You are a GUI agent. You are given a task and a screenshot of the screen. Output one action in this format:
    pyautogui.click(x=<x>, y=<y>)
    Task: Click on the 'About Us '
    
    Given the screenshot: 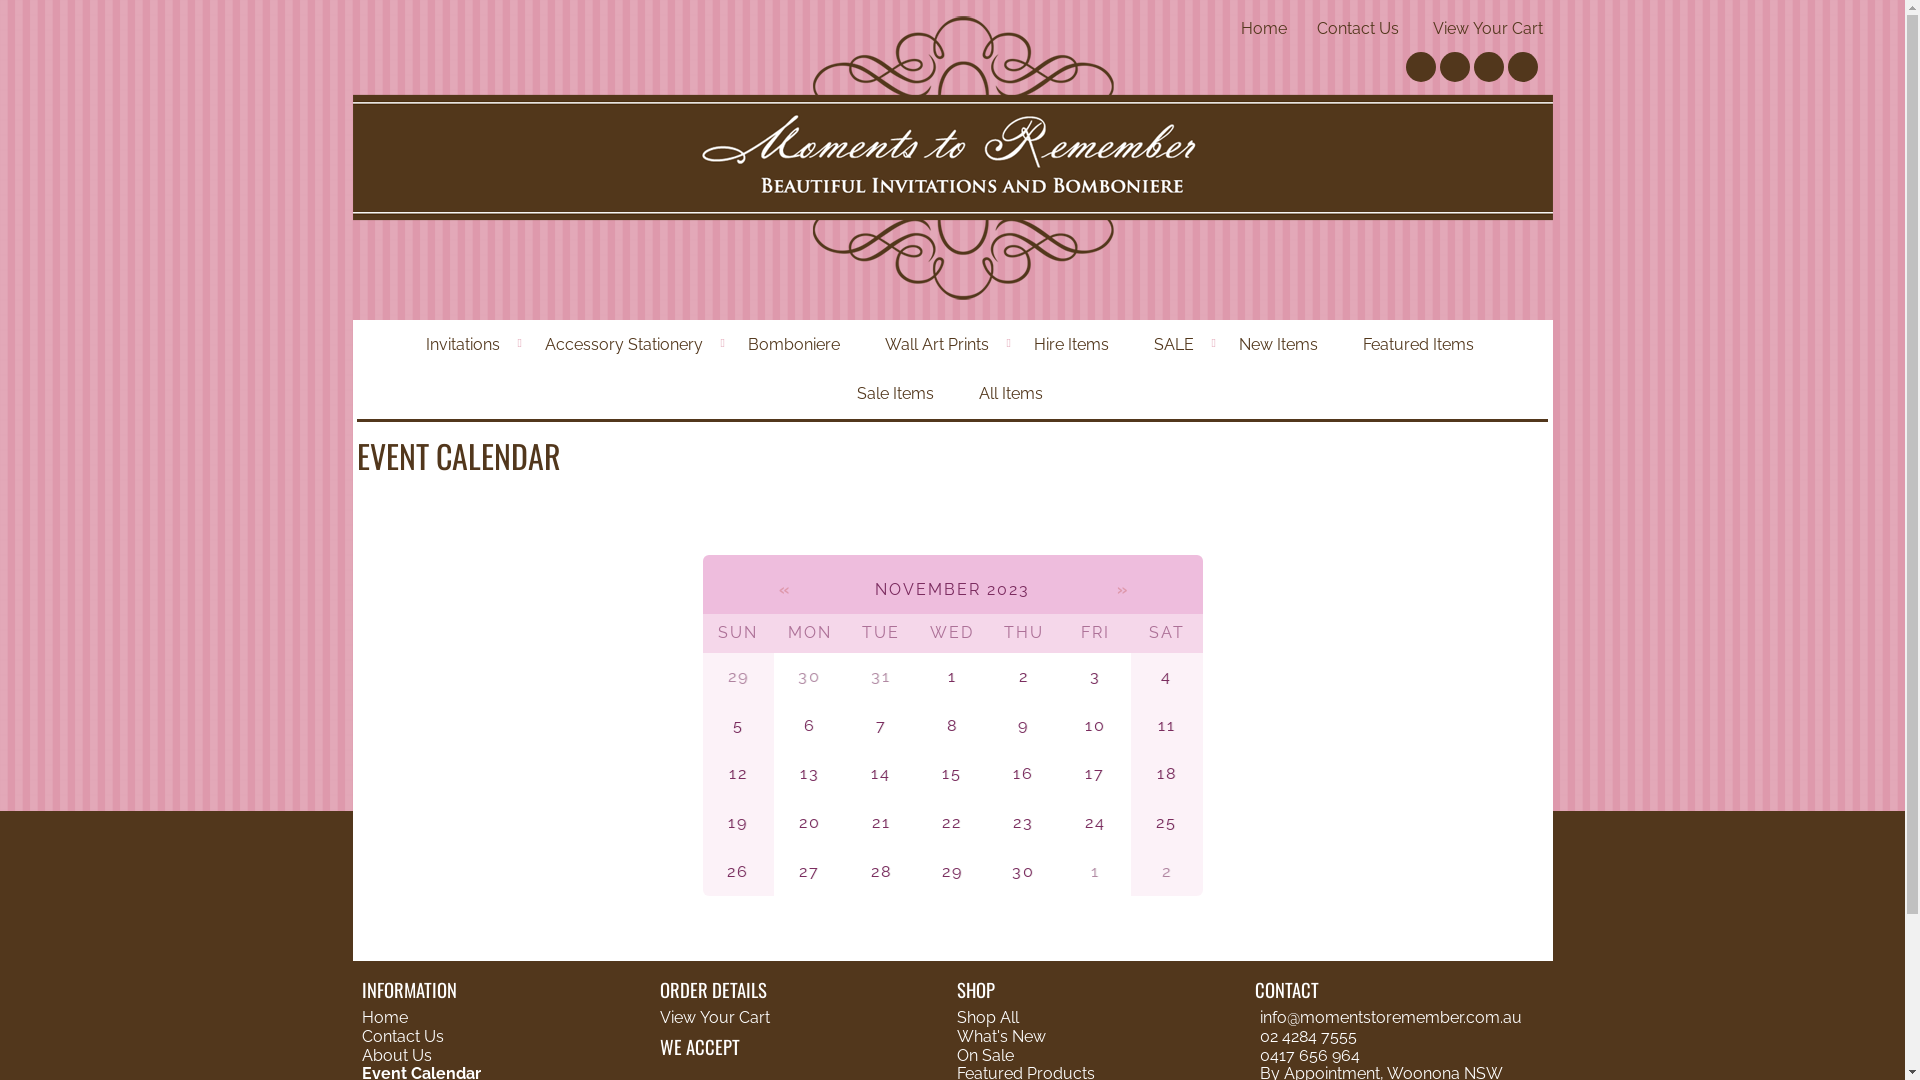 What is the action you would take?
    pyautogui.click(x=398, y=1054)
    